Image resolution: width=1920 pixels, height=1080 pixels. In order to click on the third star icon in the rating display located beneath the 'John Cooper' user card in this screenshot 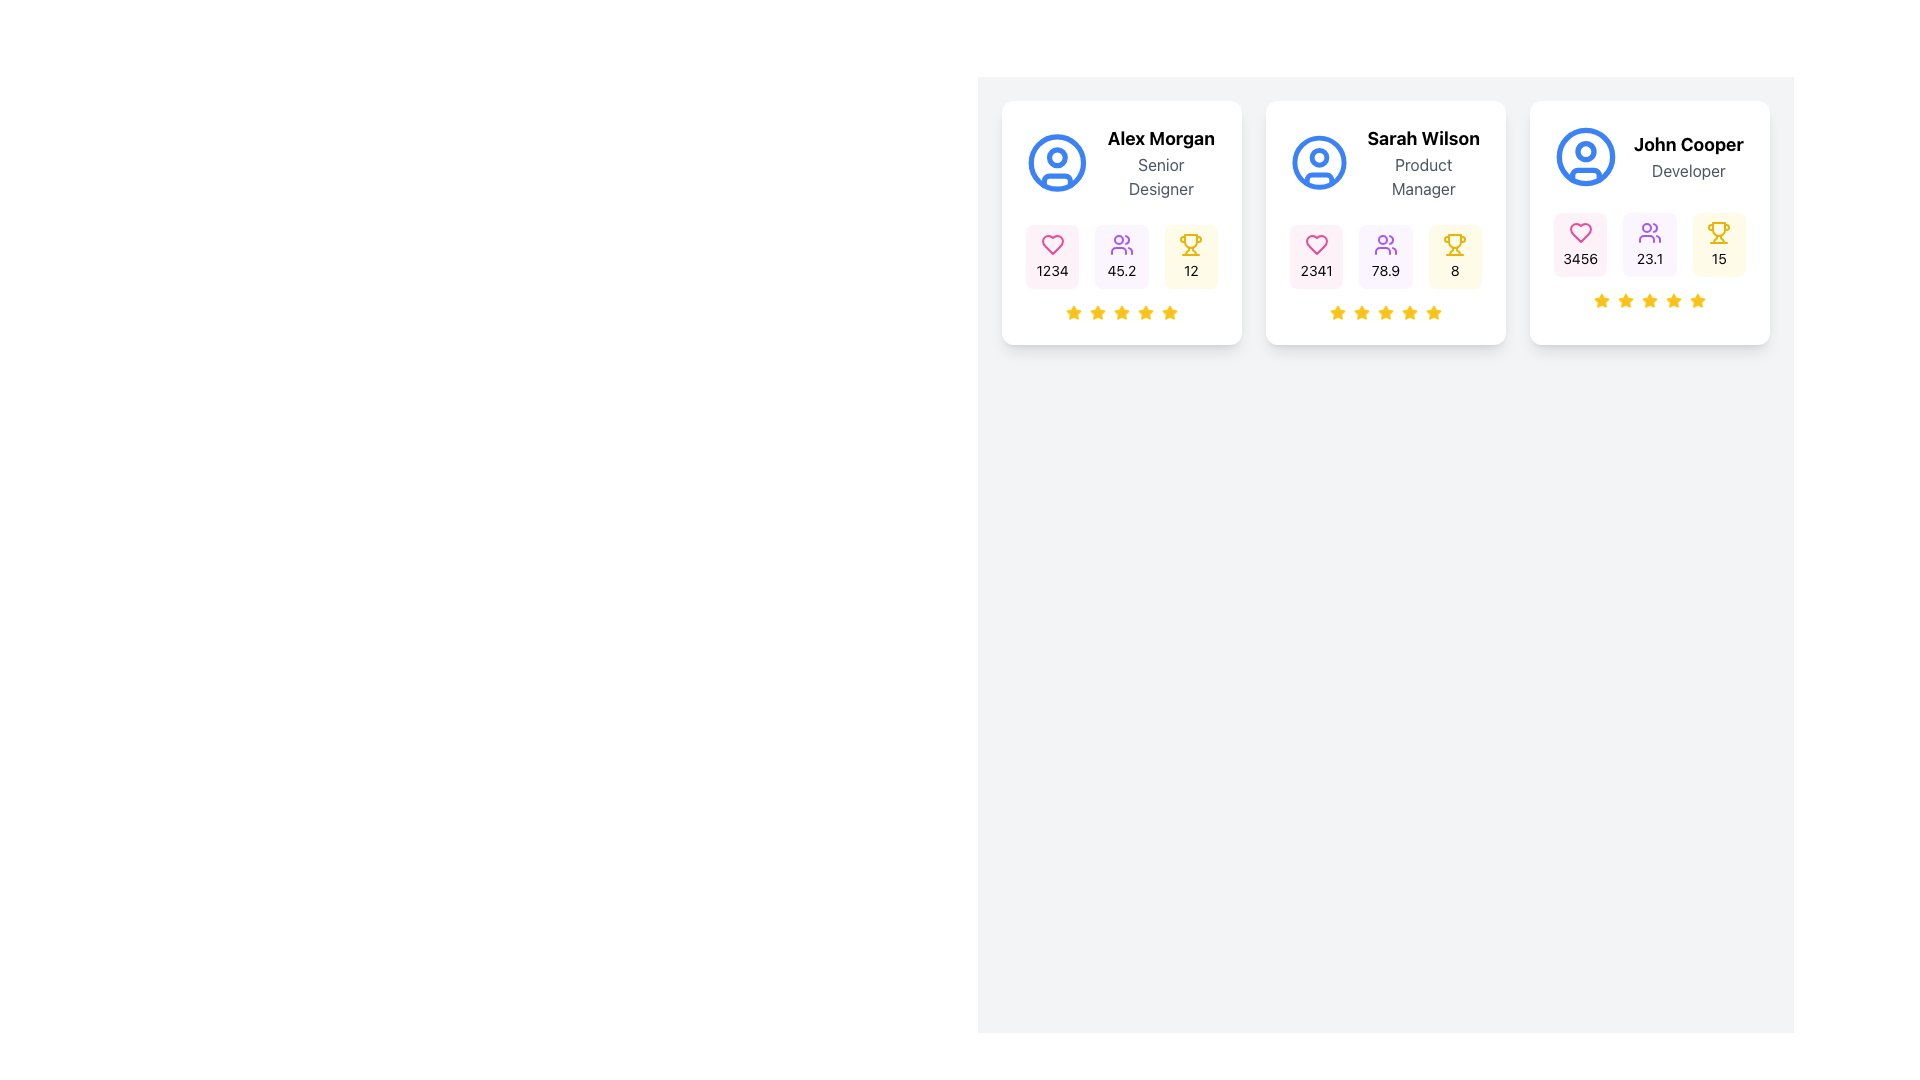, I will do `click(1626, 300)`.